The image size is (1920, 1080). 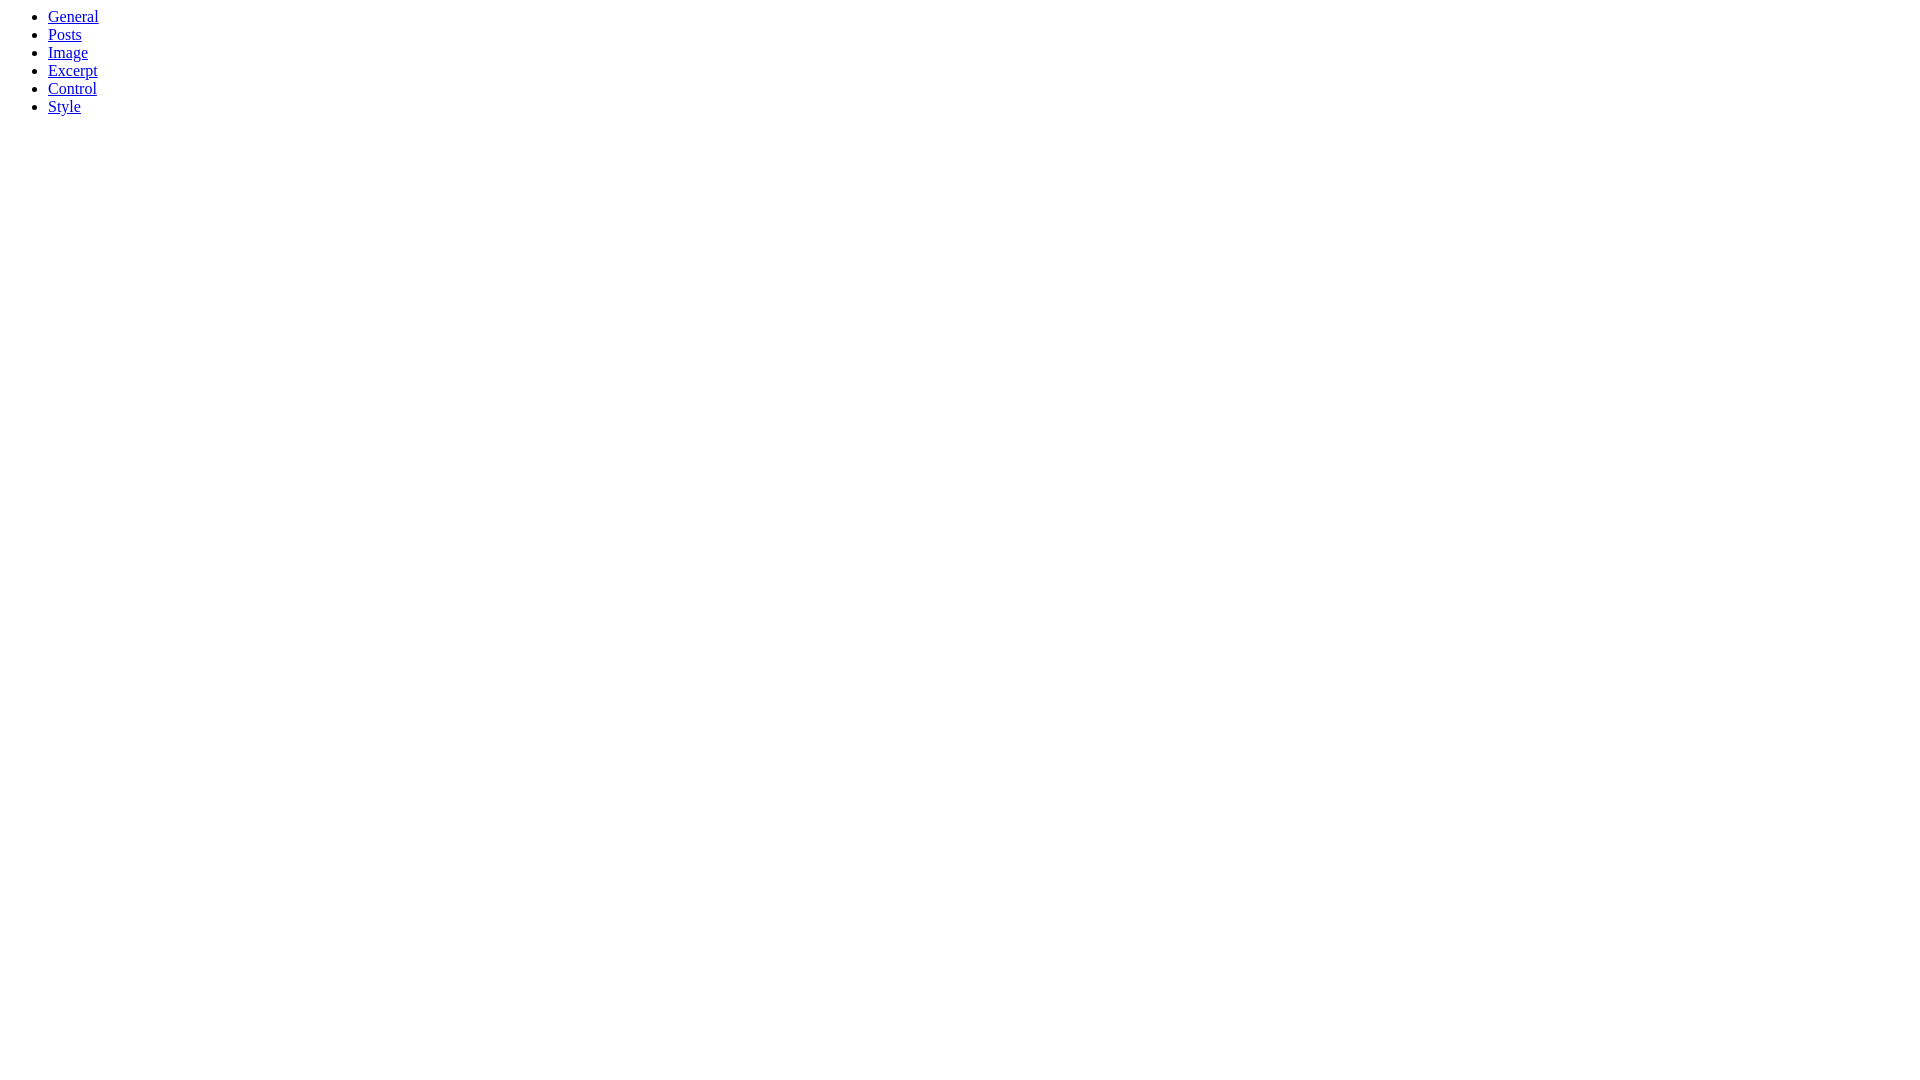 What do you see at coordinates (73, 16) in the screenshot?
I see `'General'` at bounding box center [73, 16].